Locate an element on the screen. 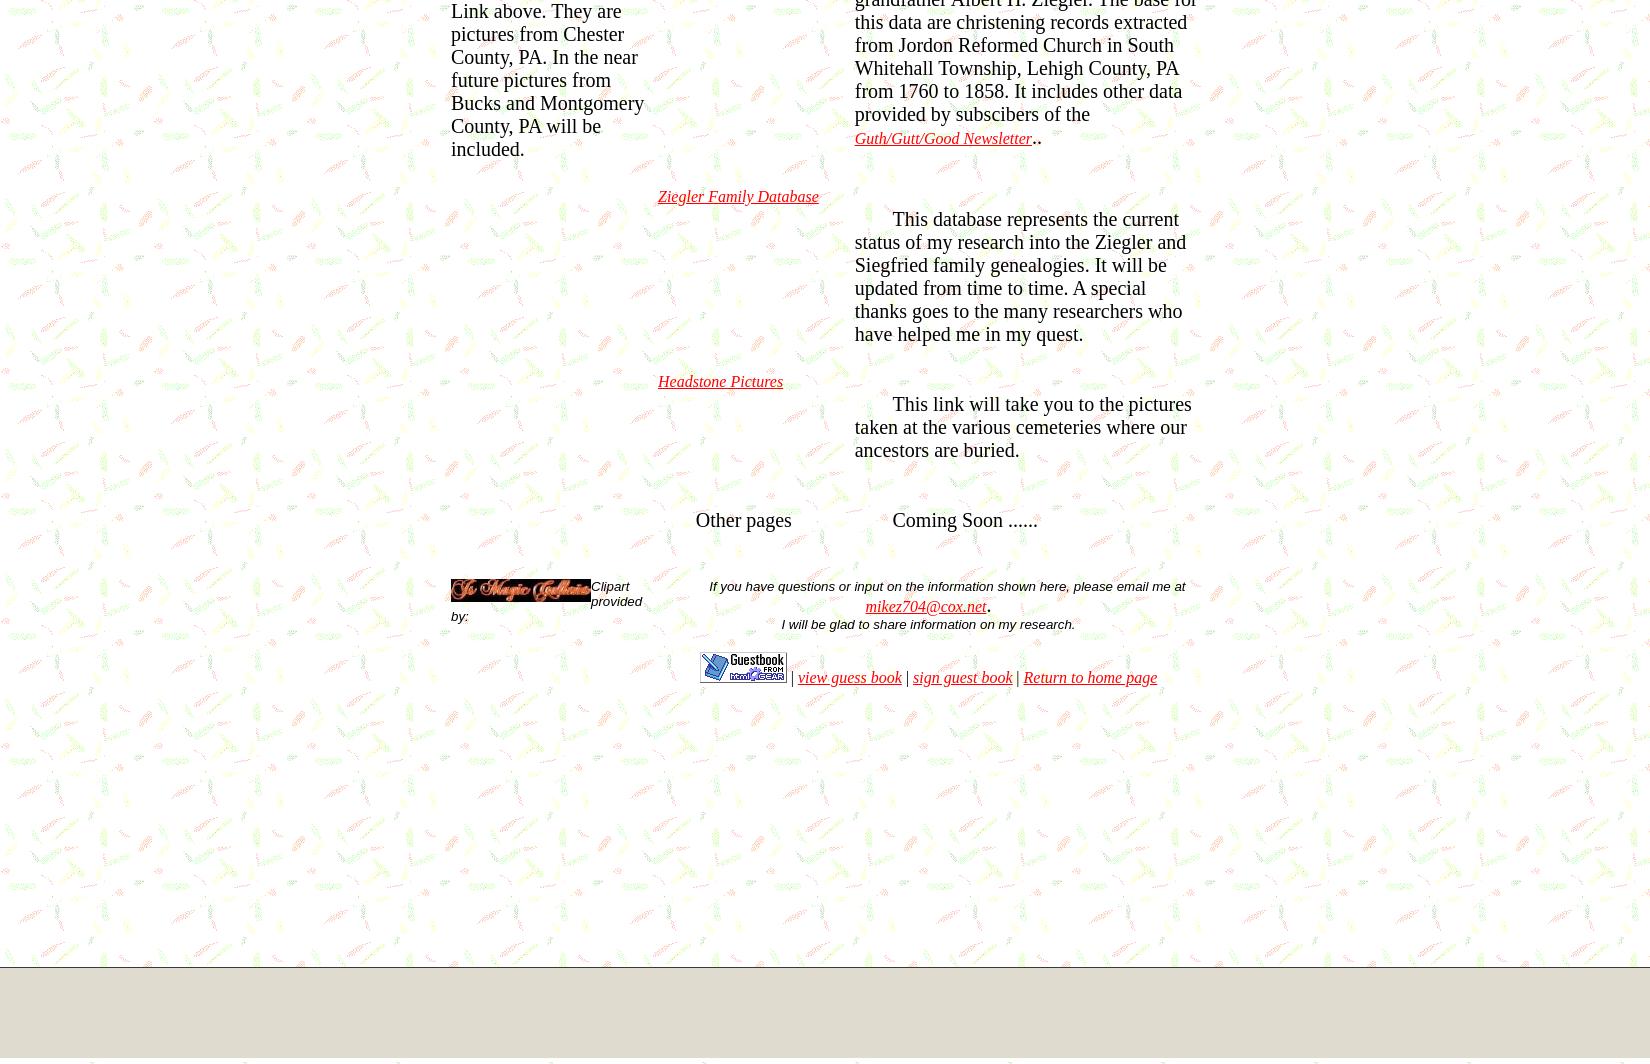 The width and height of the screenshot is (1650, 1064). 'view
      guess book' is located at coordinates (848, 676).